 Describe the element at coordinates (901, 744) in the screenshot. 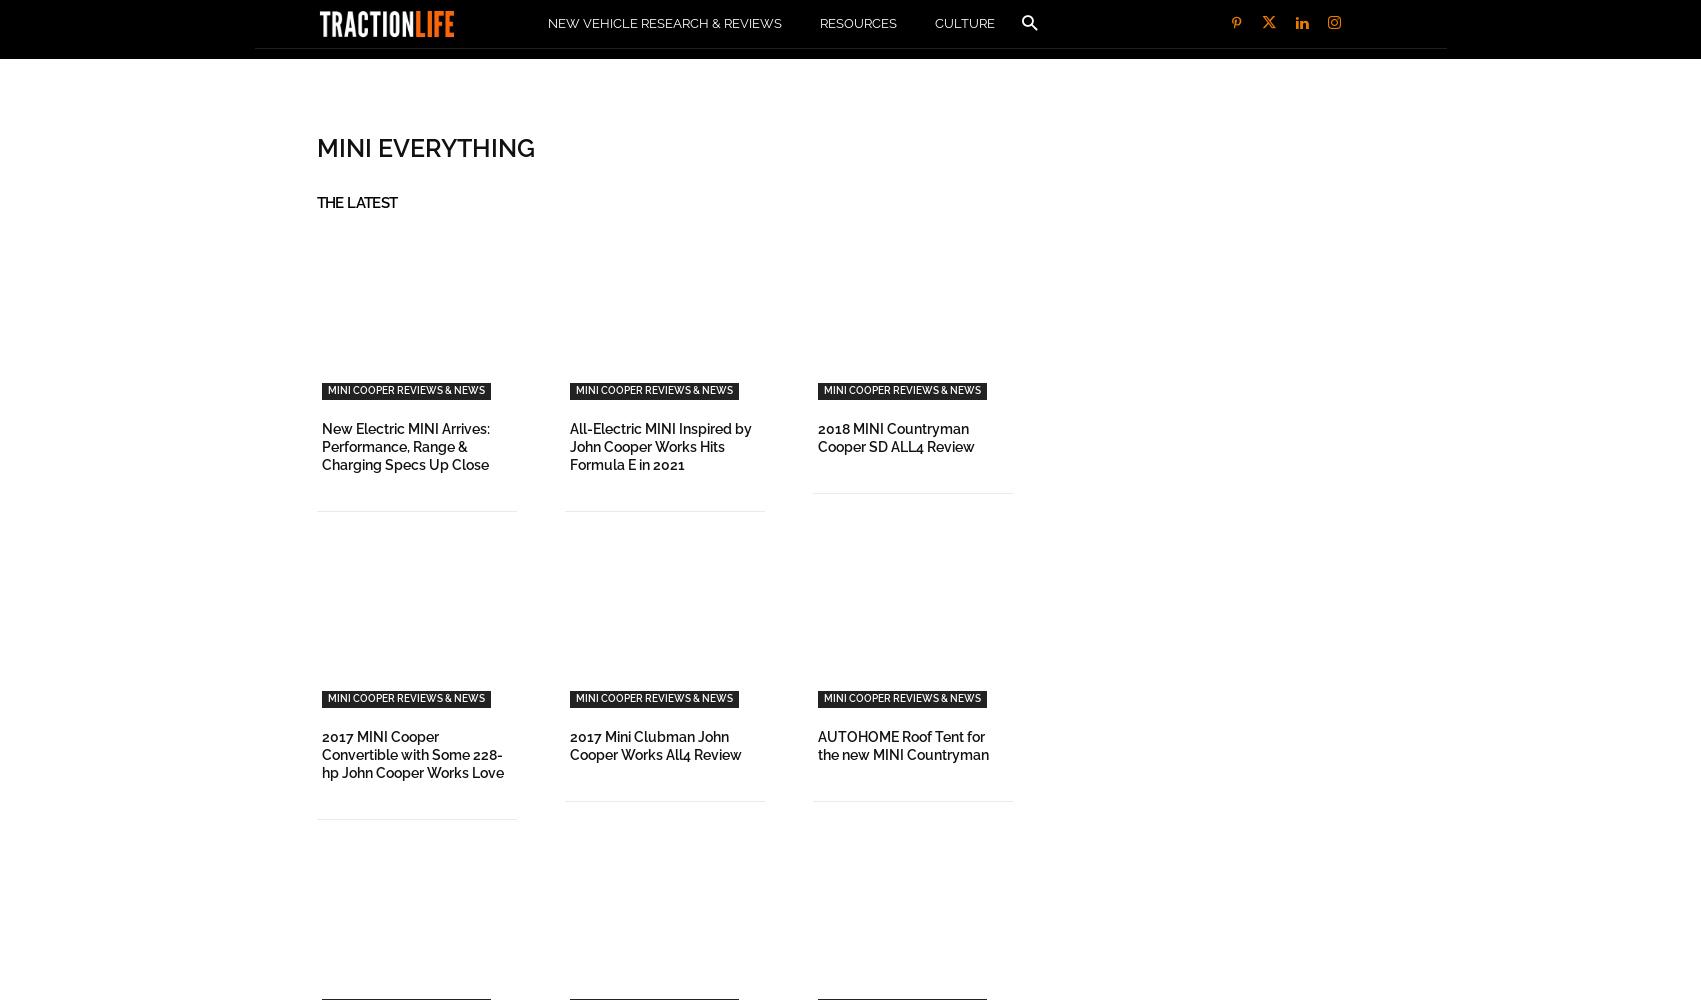

I see `'AUTOHOME Roof Tent for the new MINI Countryman'` at that location.